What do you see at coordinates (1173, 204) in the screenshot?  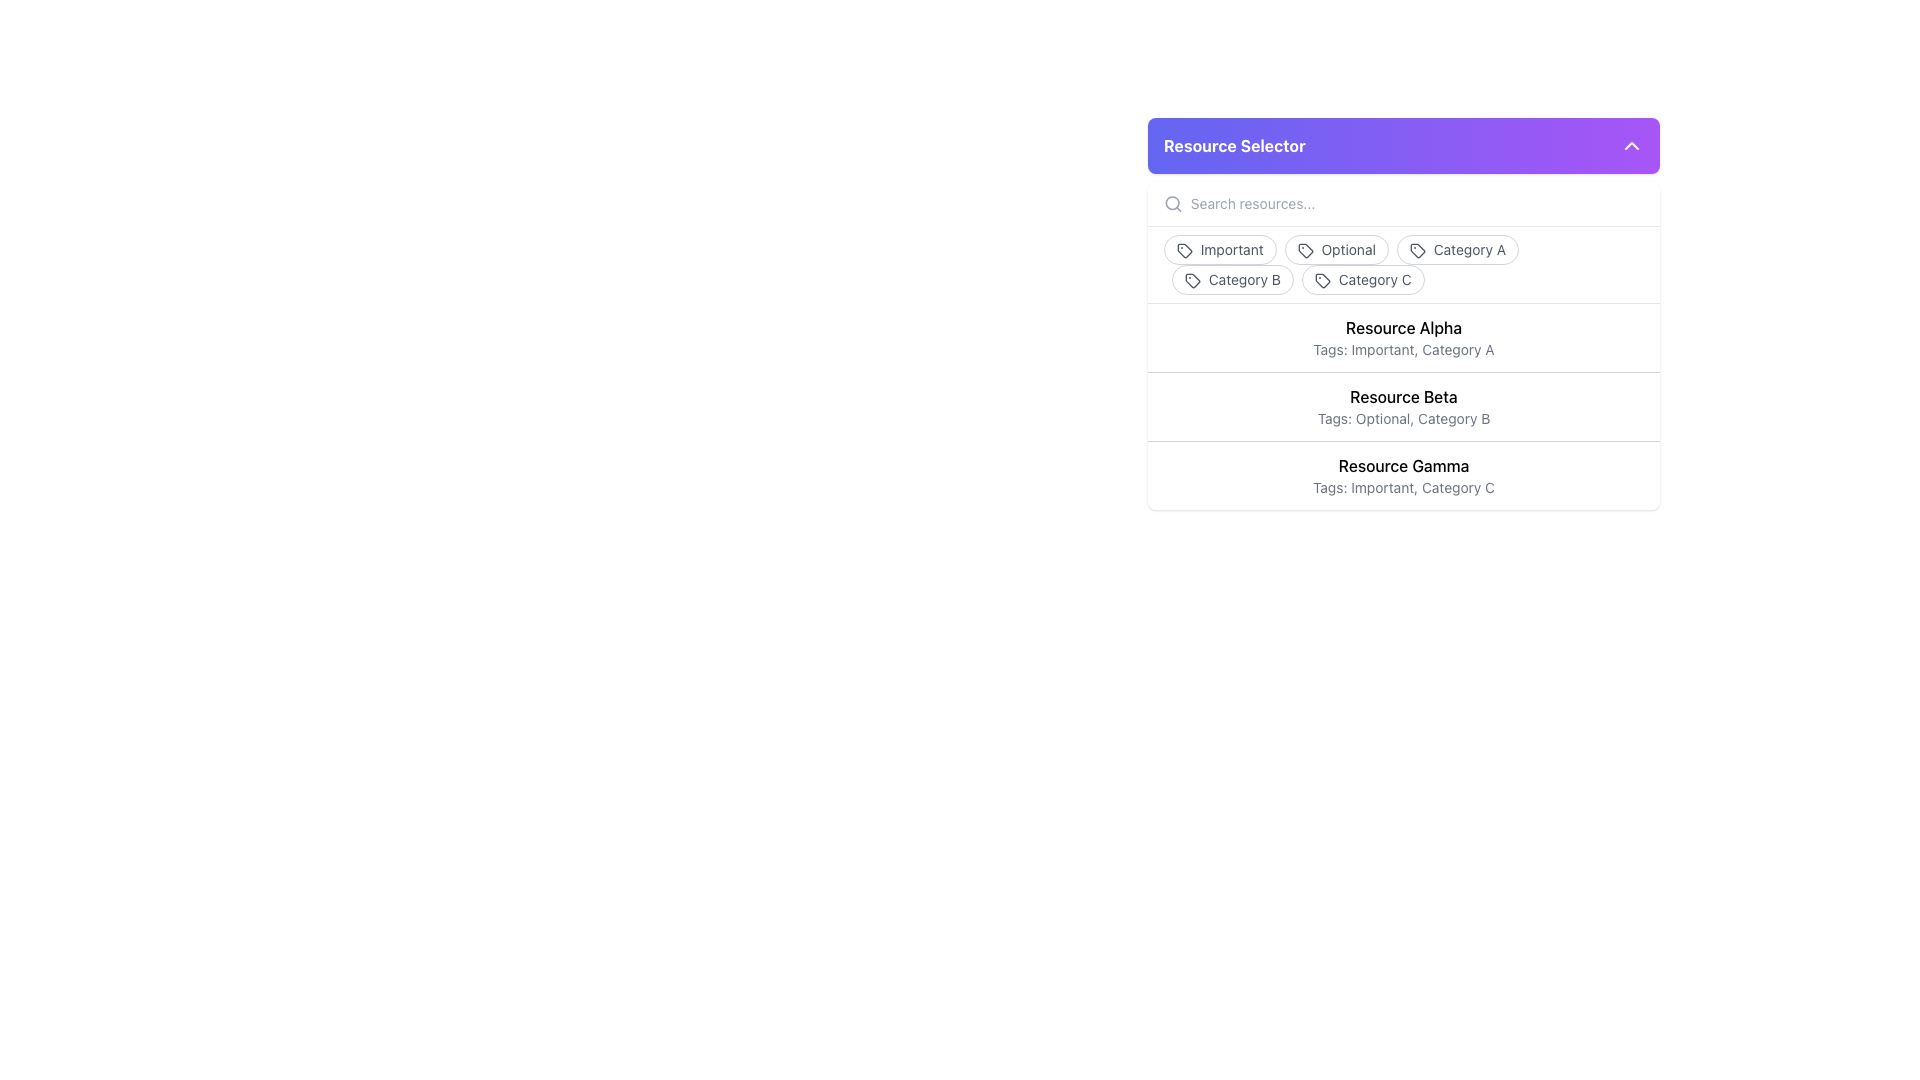 I see `the gray magnifying glass icon located at the left side of the search input field with the placeholder text 'Search resources...'` at bounding box center [1173, 204].